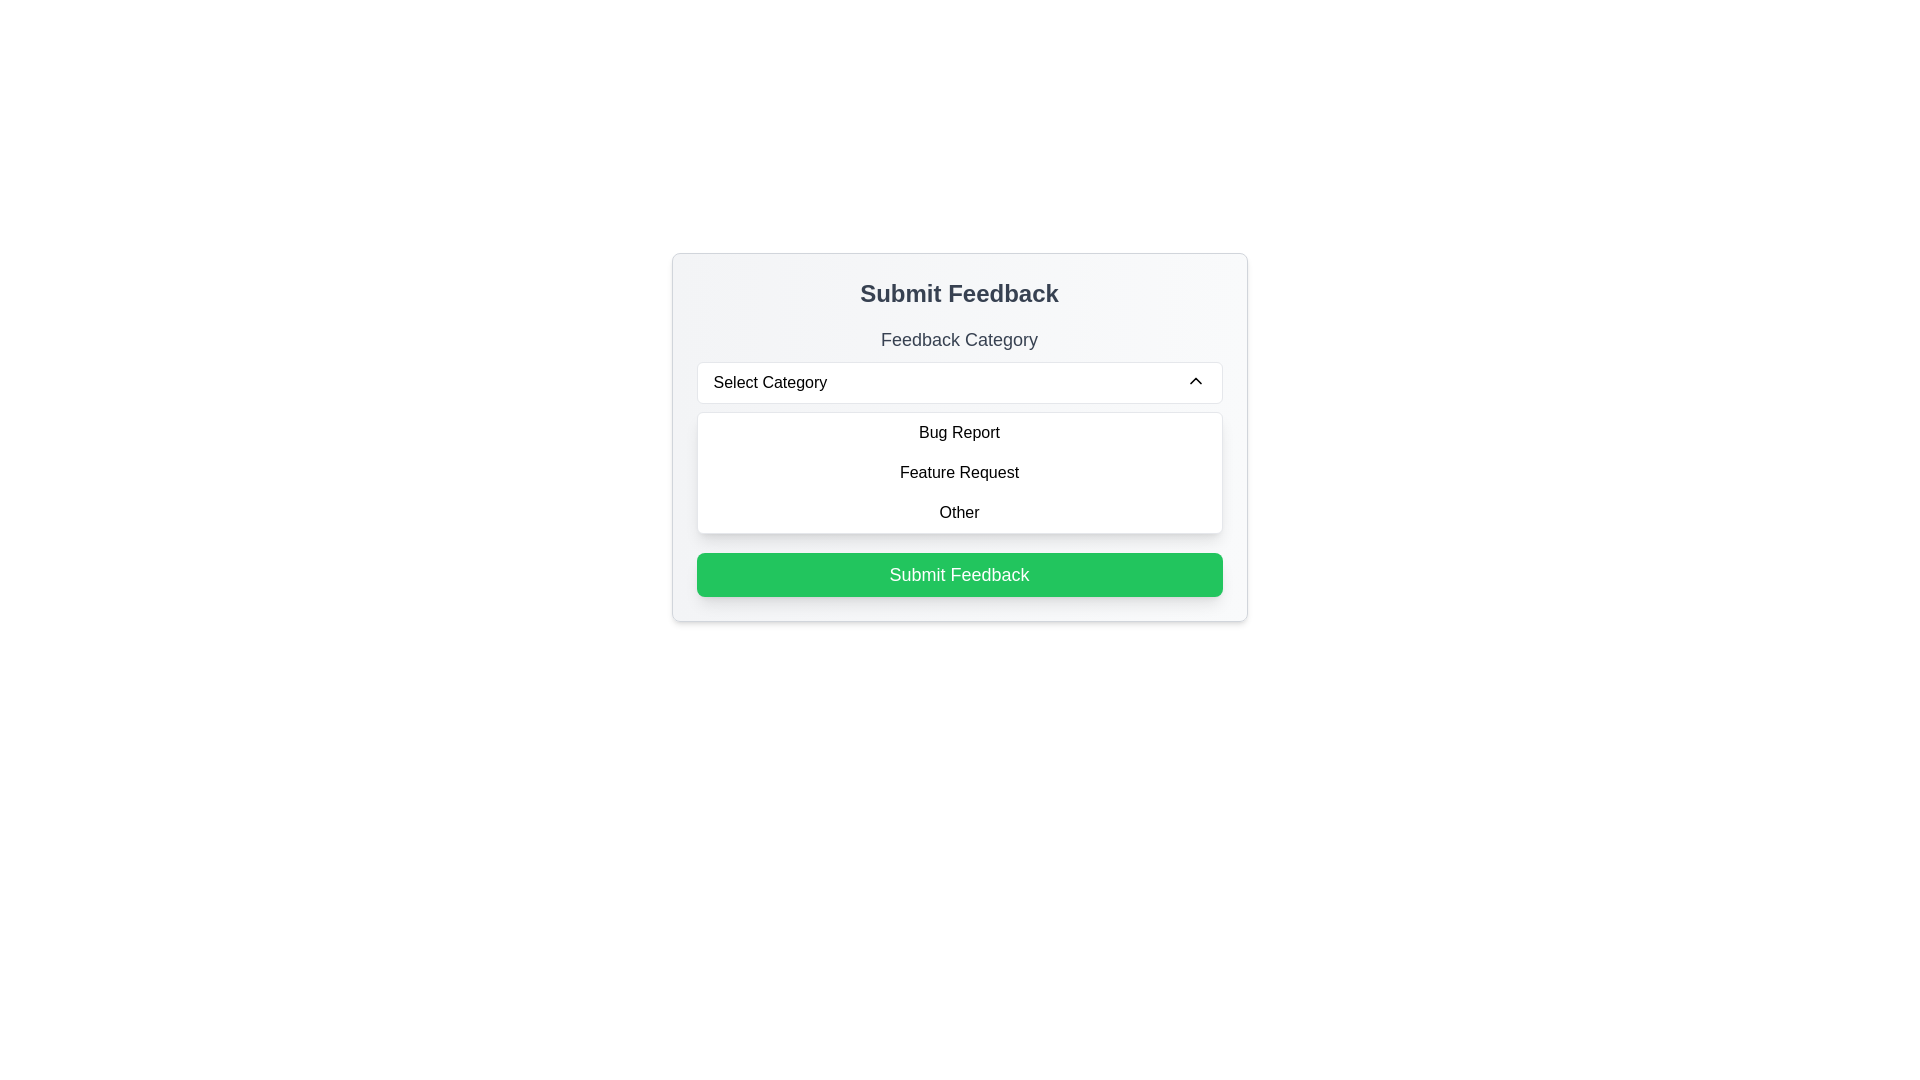 This screenshot has width=1920, height=1080. I want to click on the dropdown menu located below the title 'Feedback Category' in the 'Submit Feedback' form, so click(958, 382).